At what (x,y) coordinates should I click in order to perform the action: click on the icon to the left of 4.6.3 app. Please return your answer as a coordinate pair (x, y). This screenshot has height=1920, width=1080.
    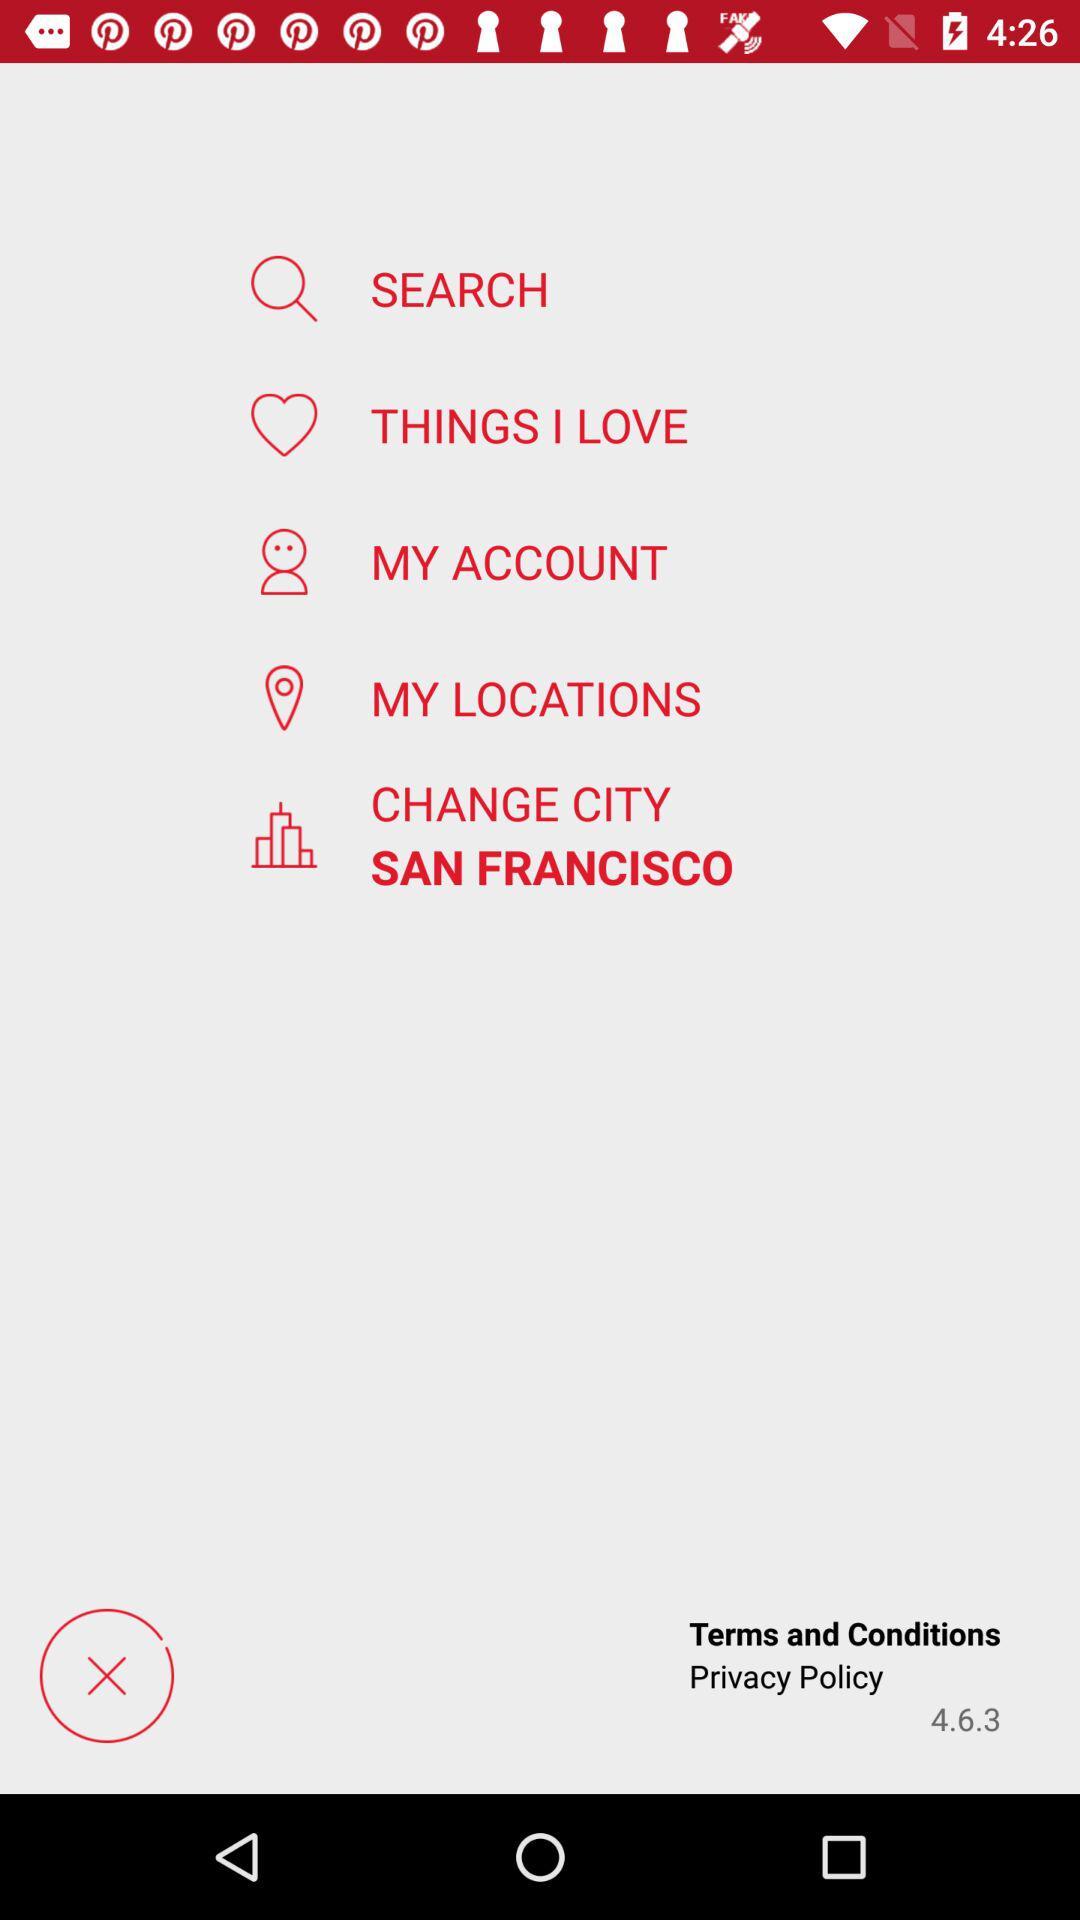
    Looking at the image, I should click on (785, 1675).